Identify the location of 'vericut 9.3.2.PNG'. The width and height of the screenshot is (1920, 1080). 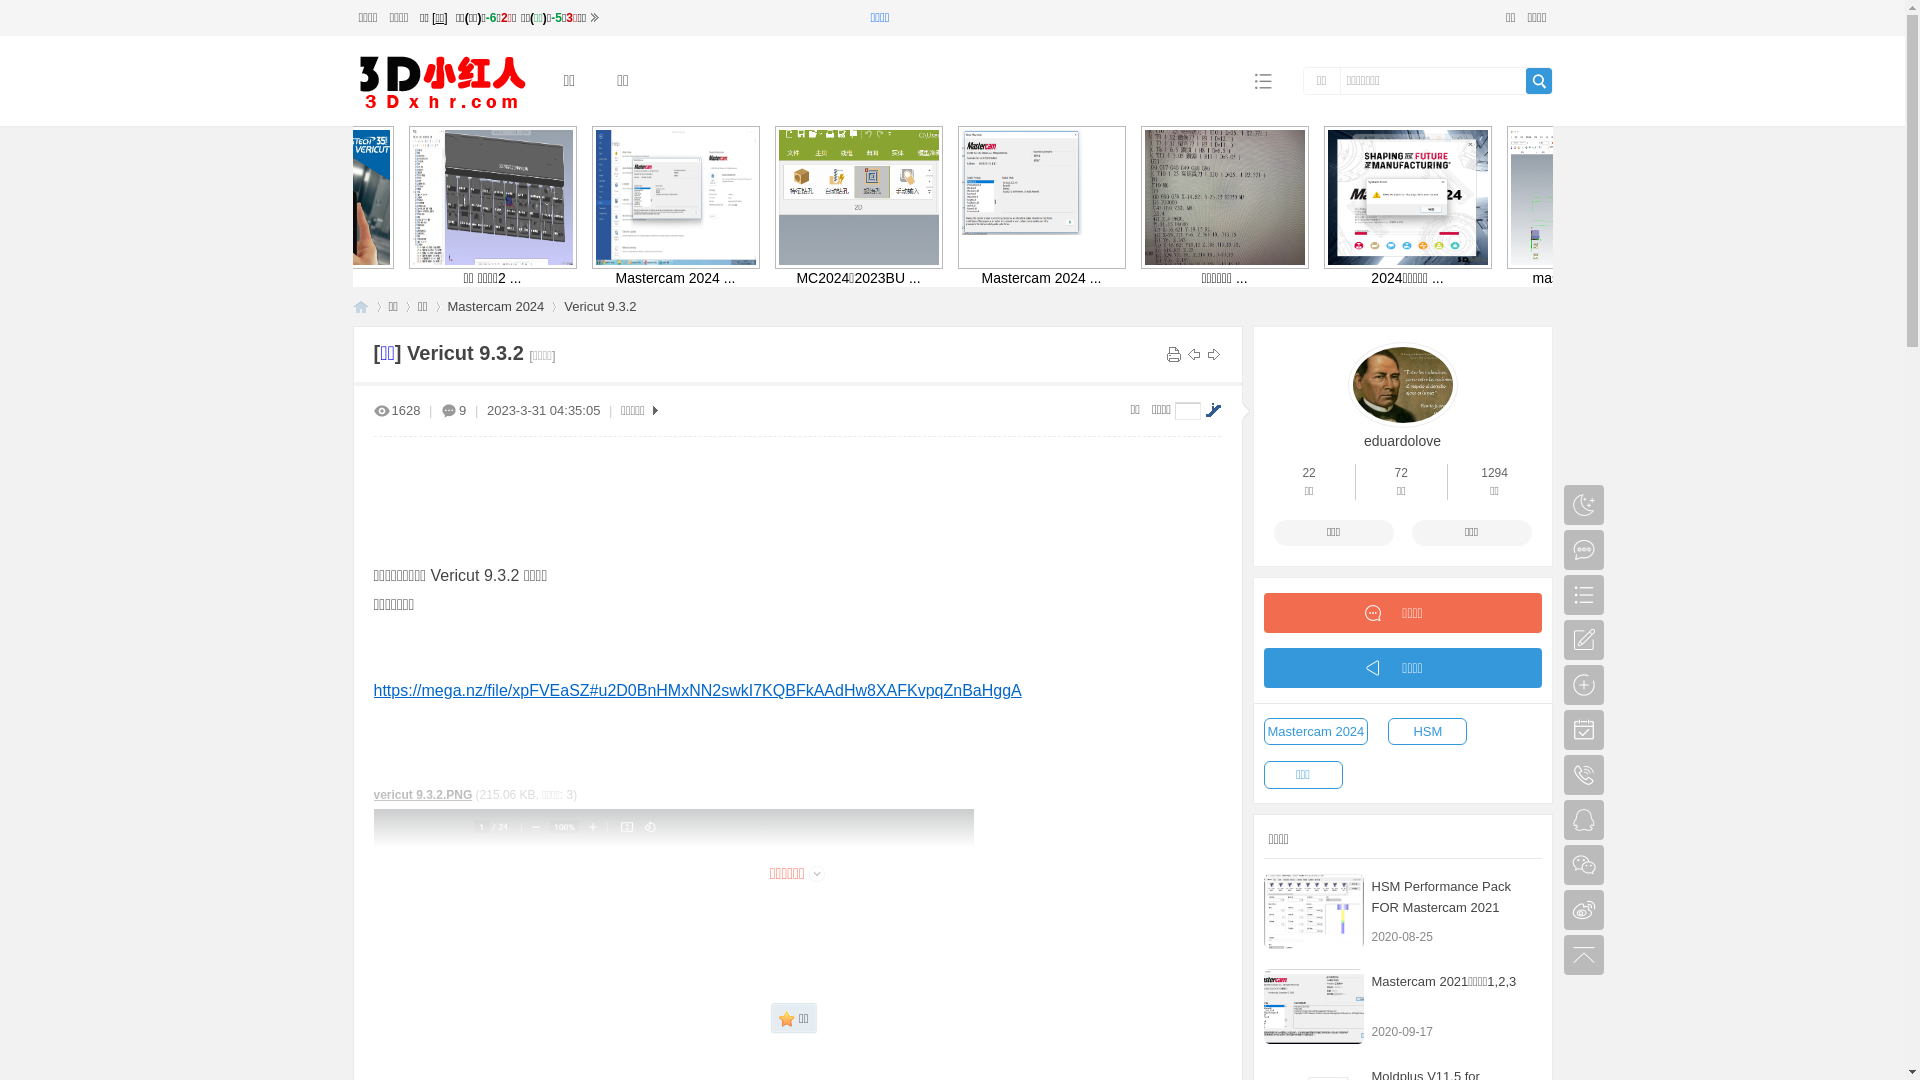
(422, 793).